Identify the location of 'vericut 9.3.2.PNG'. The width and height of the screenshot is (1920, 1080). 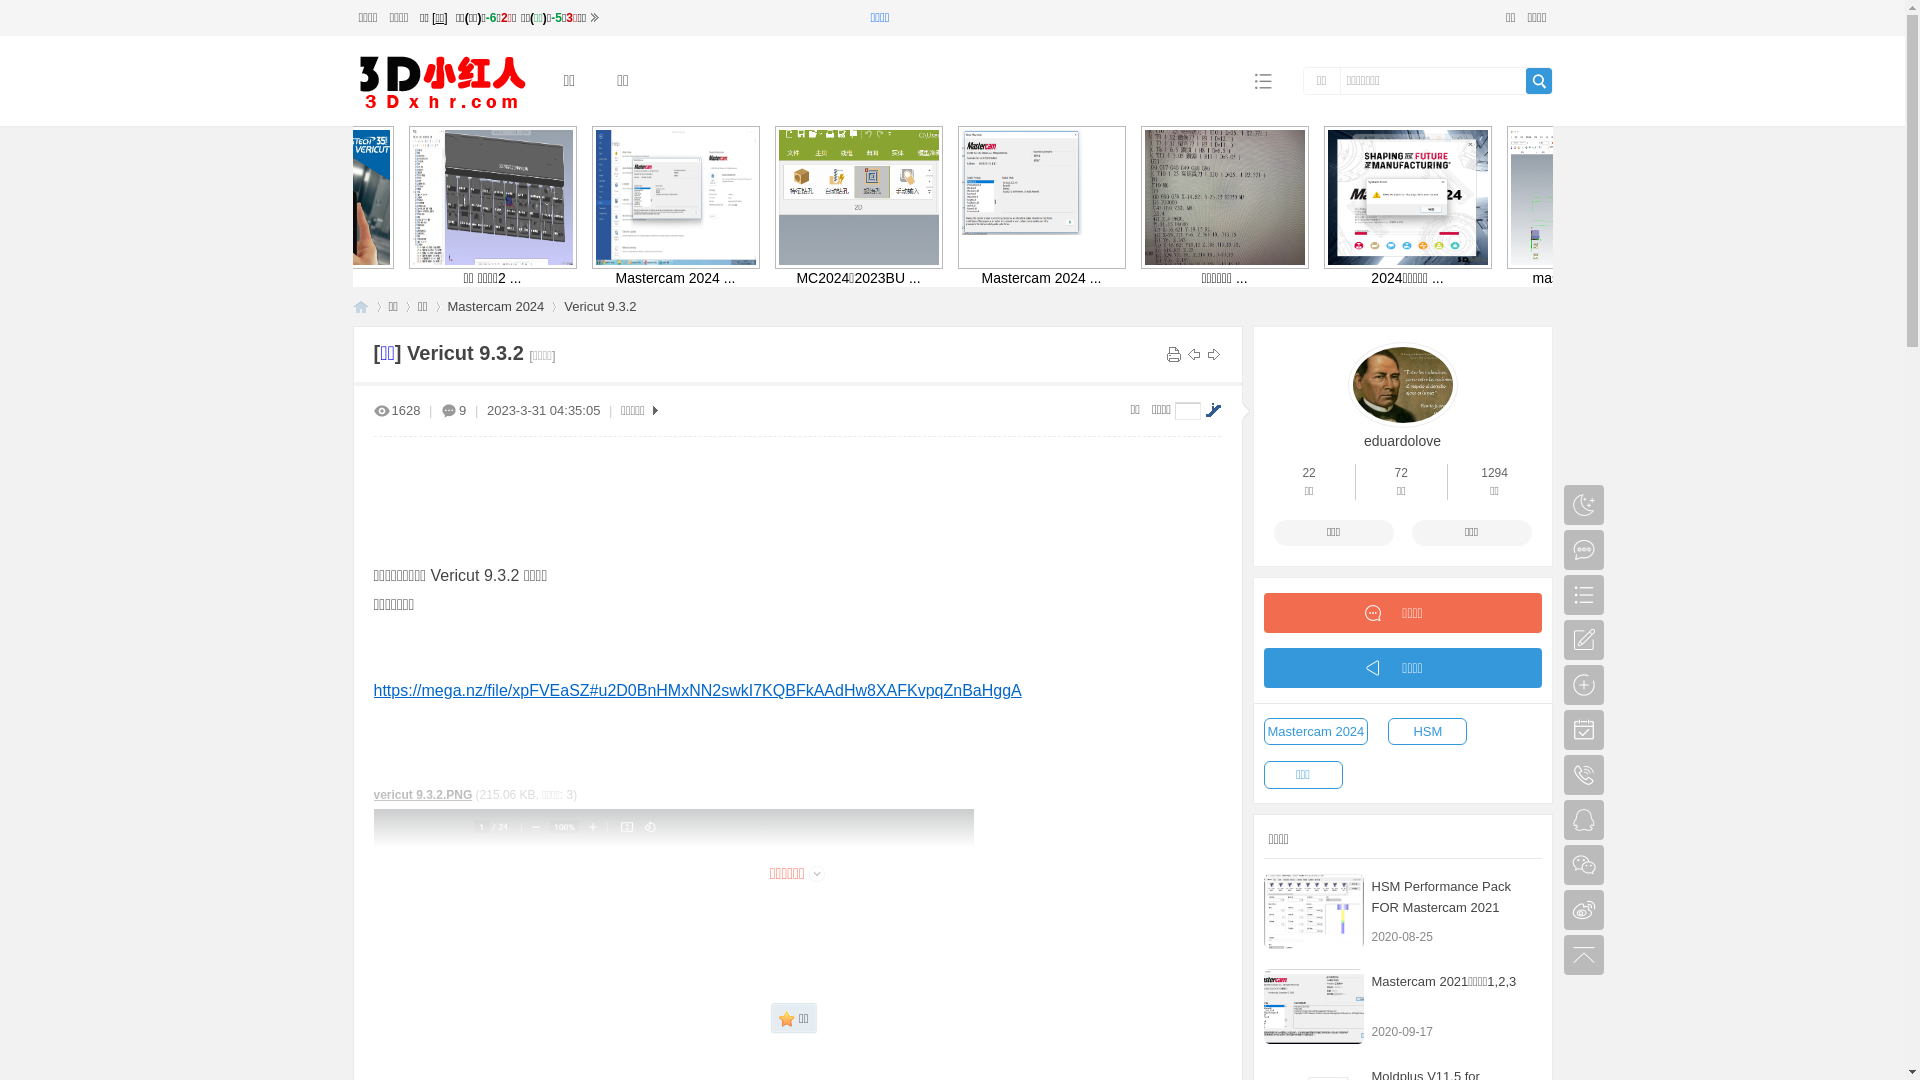
(422, 793).